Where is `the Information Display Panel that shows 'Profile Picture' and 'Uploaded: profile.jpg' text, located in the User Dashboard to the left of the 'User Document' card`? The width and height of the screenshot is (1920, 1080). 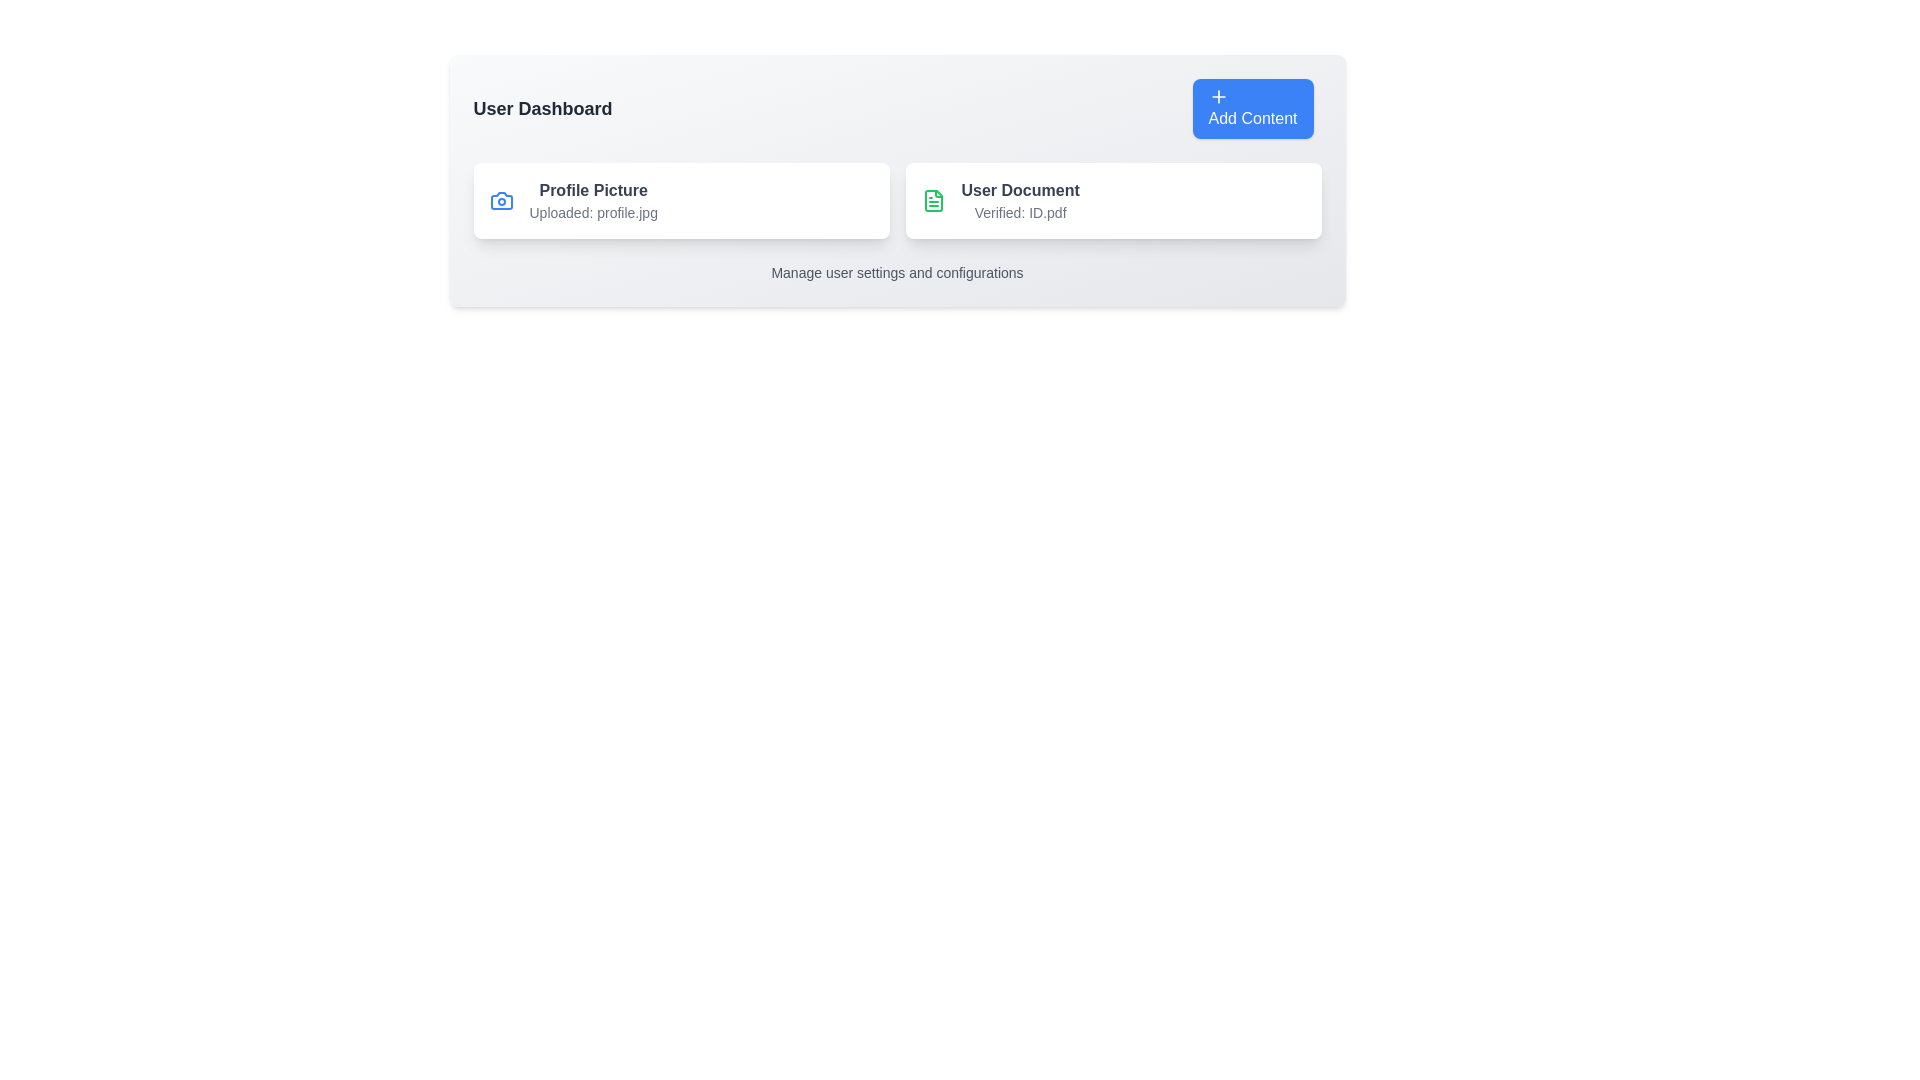
the Information Display Panel that shows 'Profile Picture' and 'Uploaded: profile.jpg' text, located in the User Dashboard to the left of the 'User Document' card is located at coordinates (592, 200).